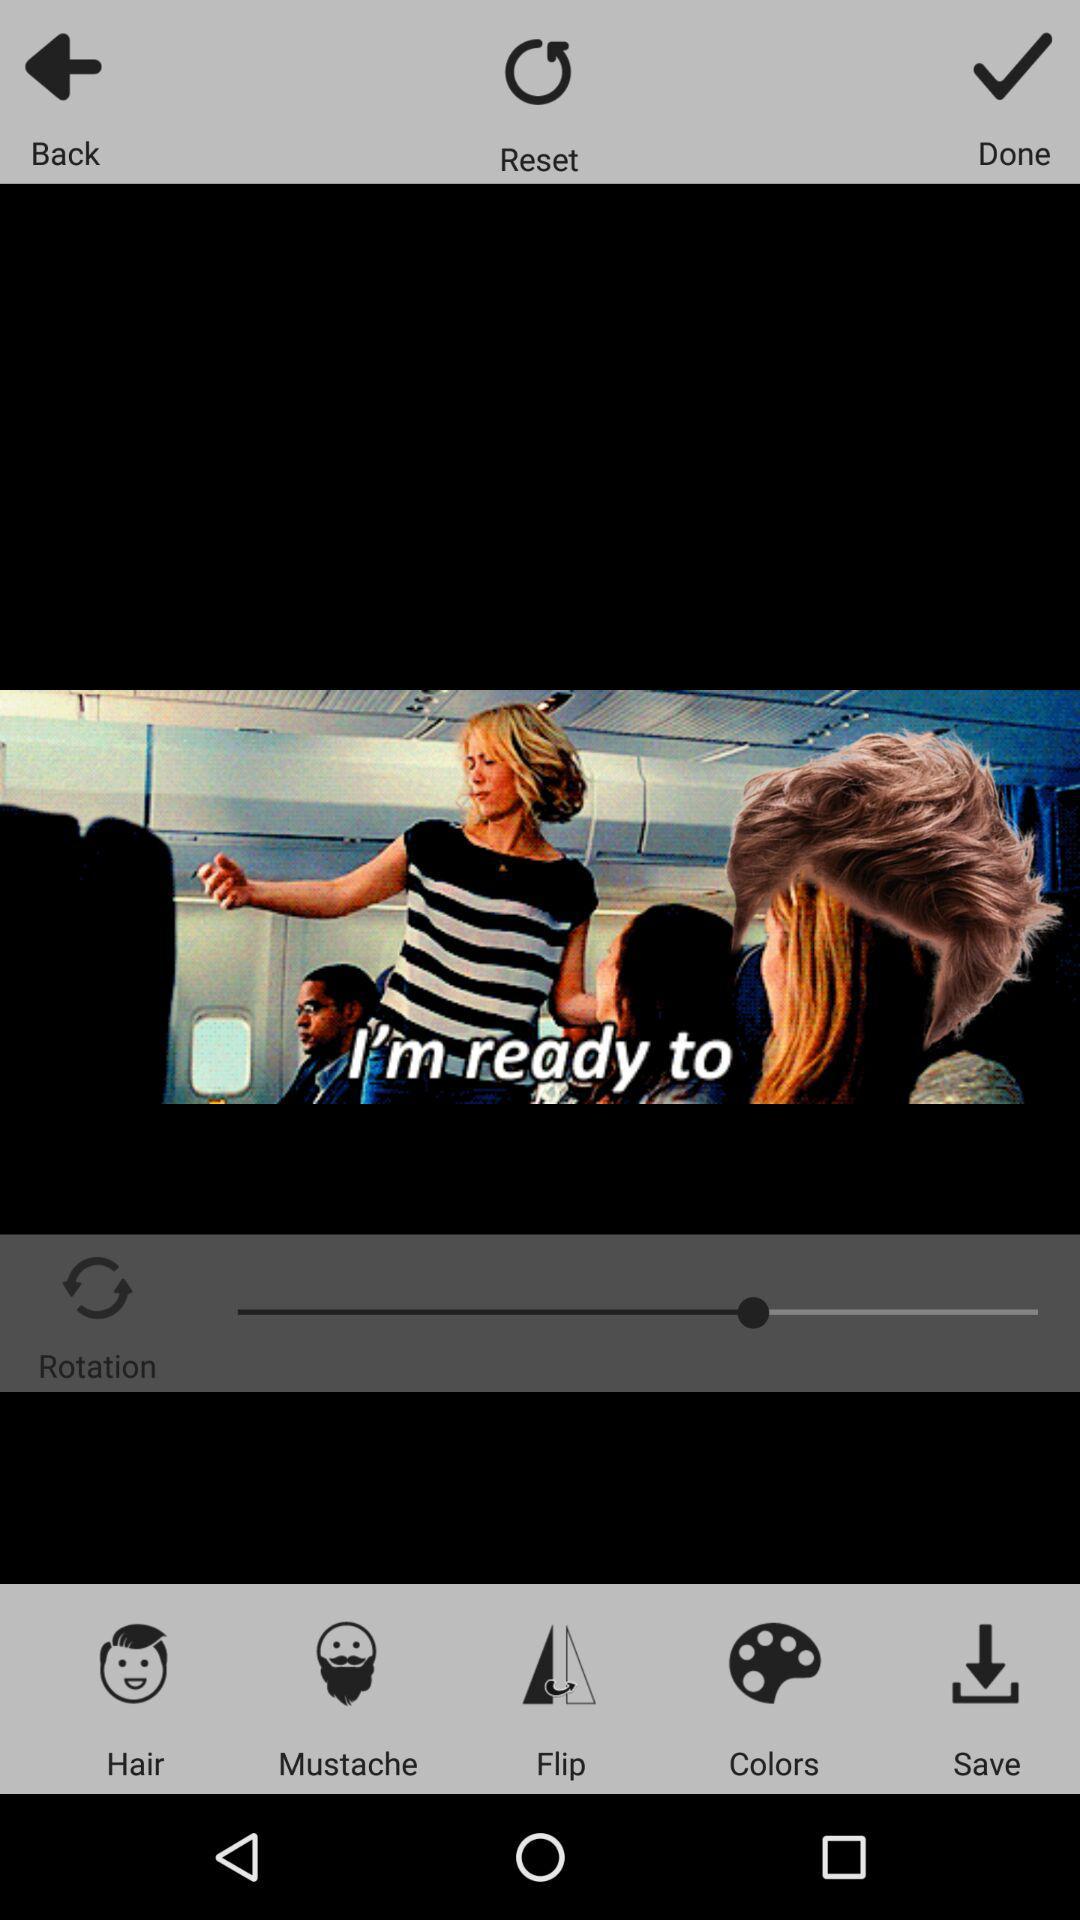 The width and height of the screenshot is (1080, 1920). Describe the element at coordinates (538, 71) in the screenshot. I see `the refresh icon` at that location.